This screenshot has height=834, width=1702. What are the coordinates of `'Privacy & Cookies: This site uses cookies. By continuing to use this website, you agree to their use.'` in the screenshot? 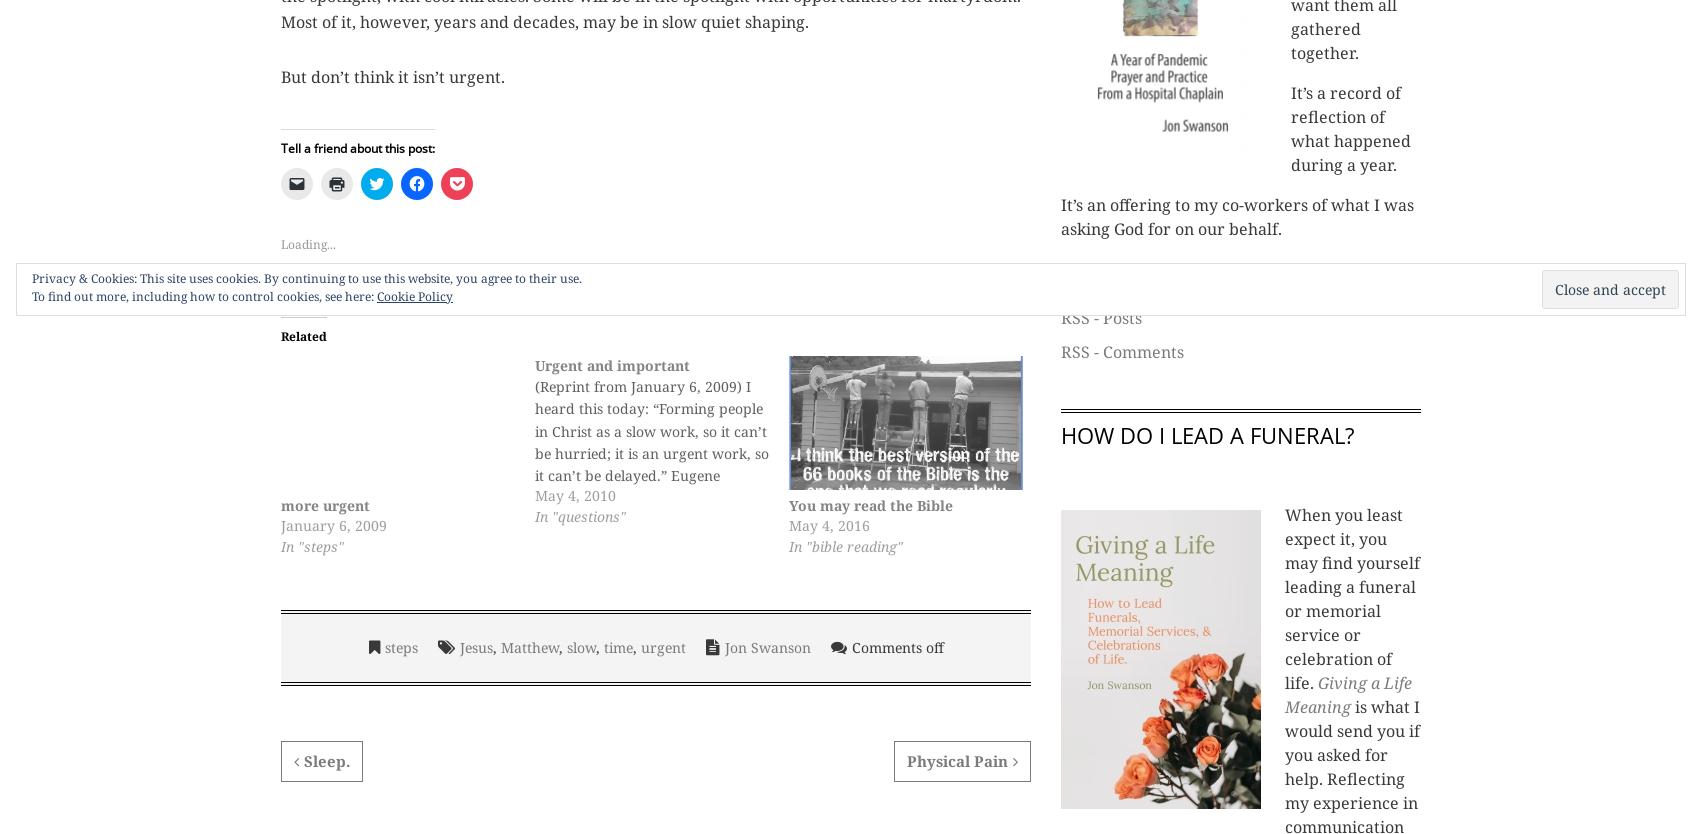 It's located at (307, 278).